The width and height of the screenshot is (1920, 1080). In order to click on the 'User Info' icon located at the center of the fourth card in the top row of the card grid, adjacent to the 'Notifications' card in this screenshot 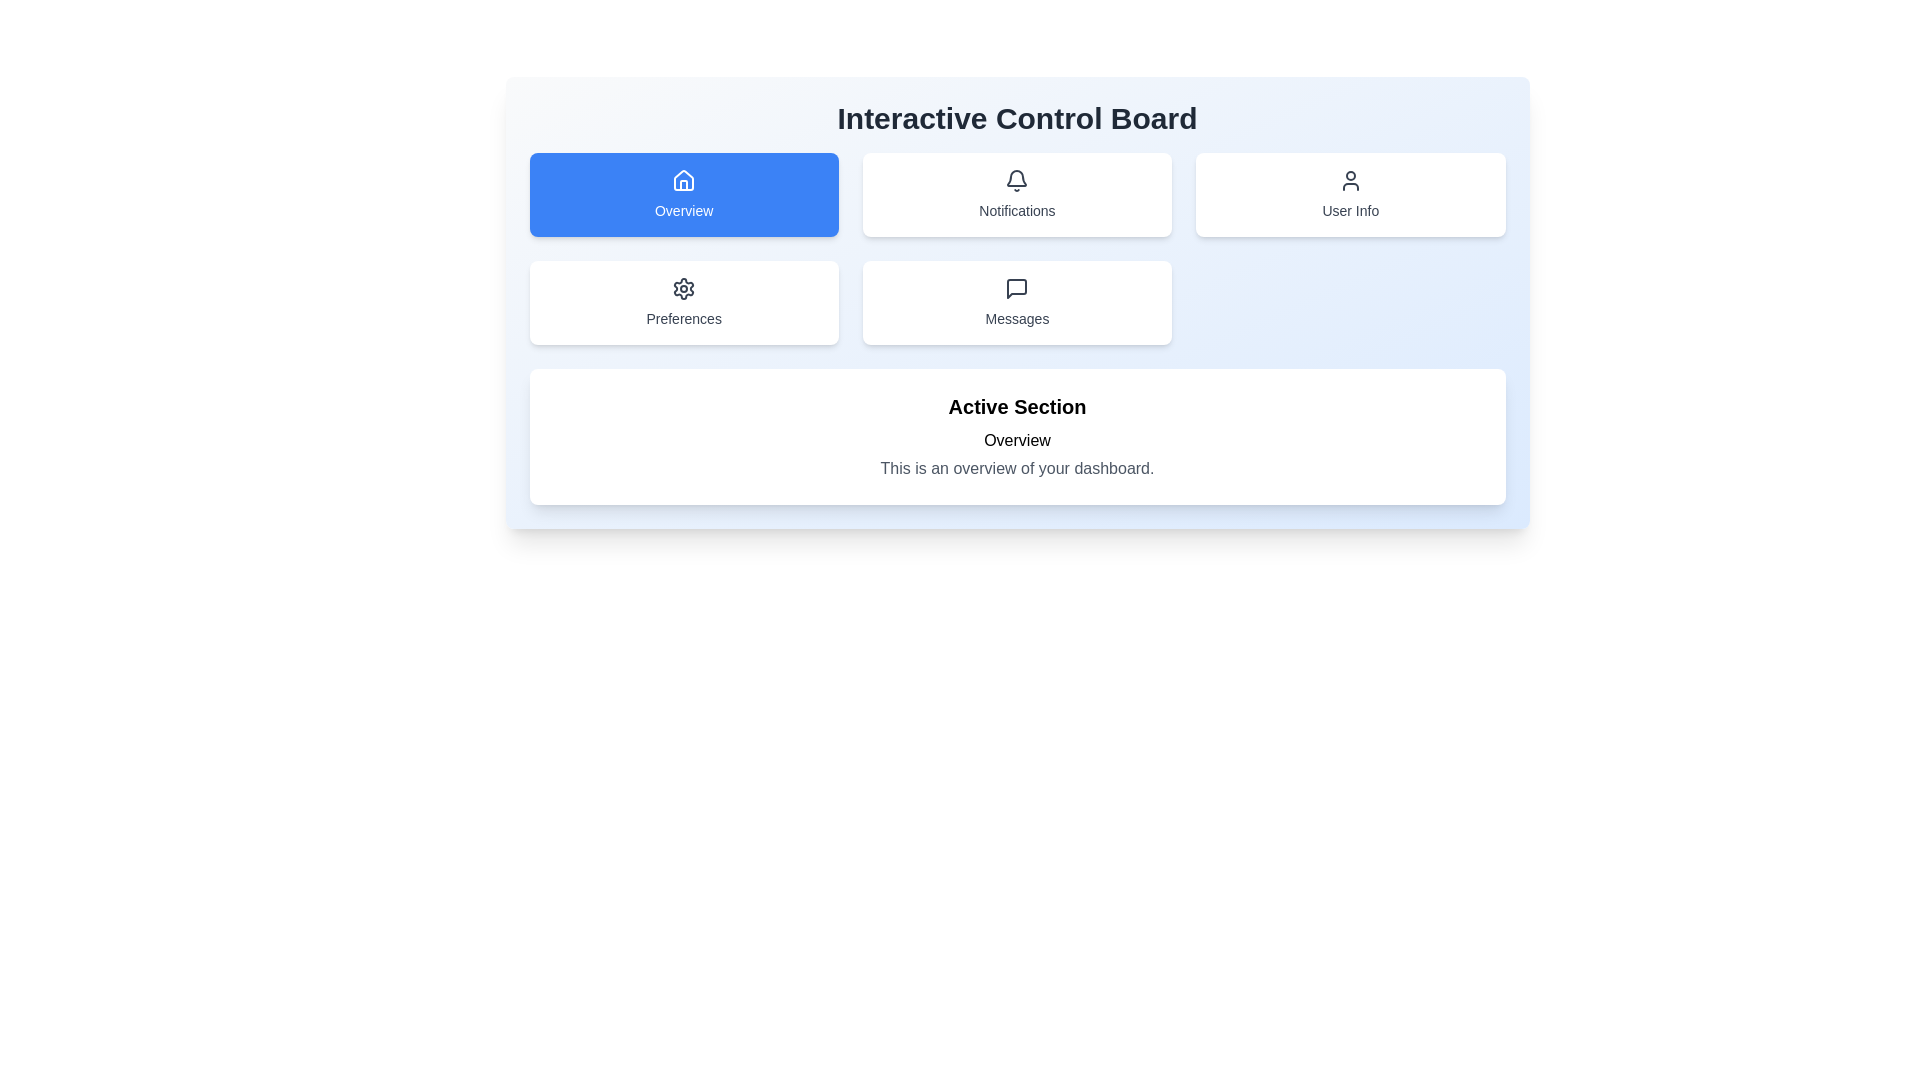, I will do `click(1350, 181)`.